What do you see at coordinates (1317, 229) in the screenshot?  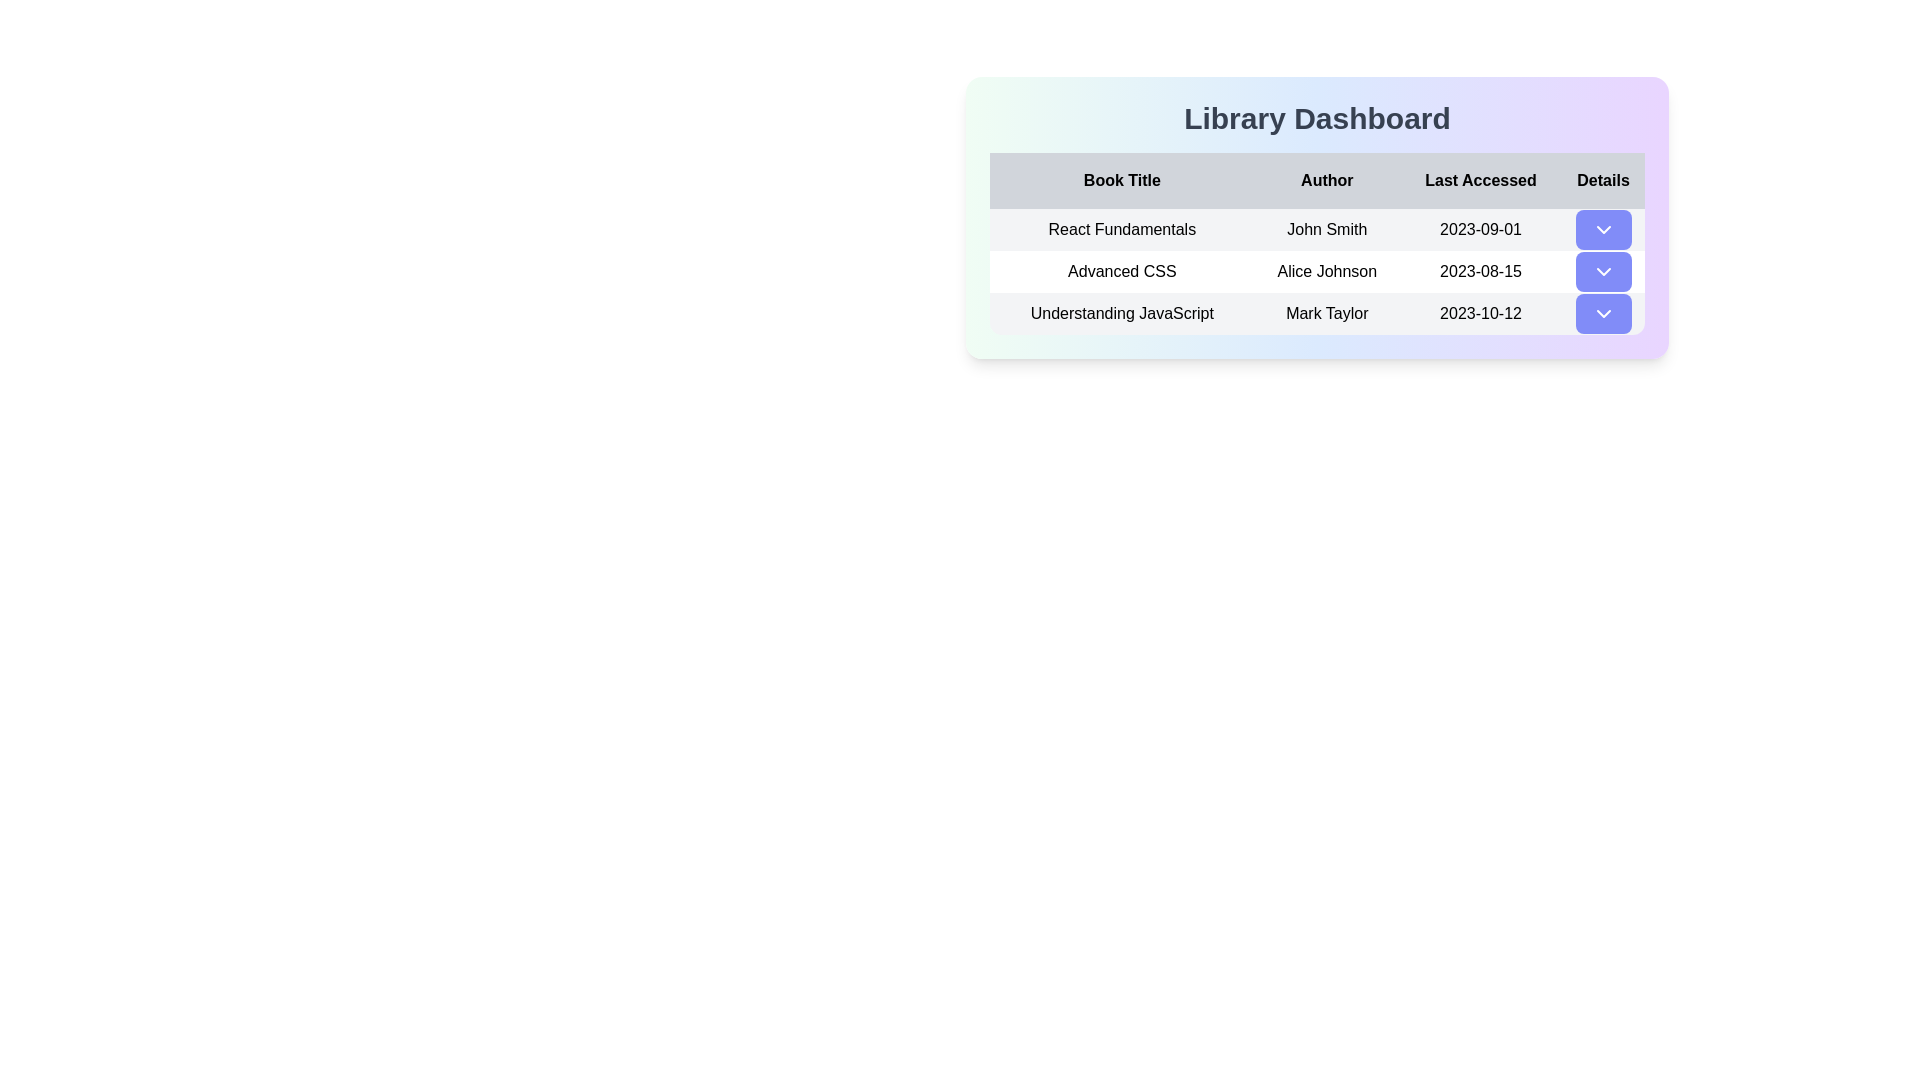 I see `the row displaying 'React Fundamentals', 'John Smith', and '2023-09-01'` at bounding box center [1317, 229].